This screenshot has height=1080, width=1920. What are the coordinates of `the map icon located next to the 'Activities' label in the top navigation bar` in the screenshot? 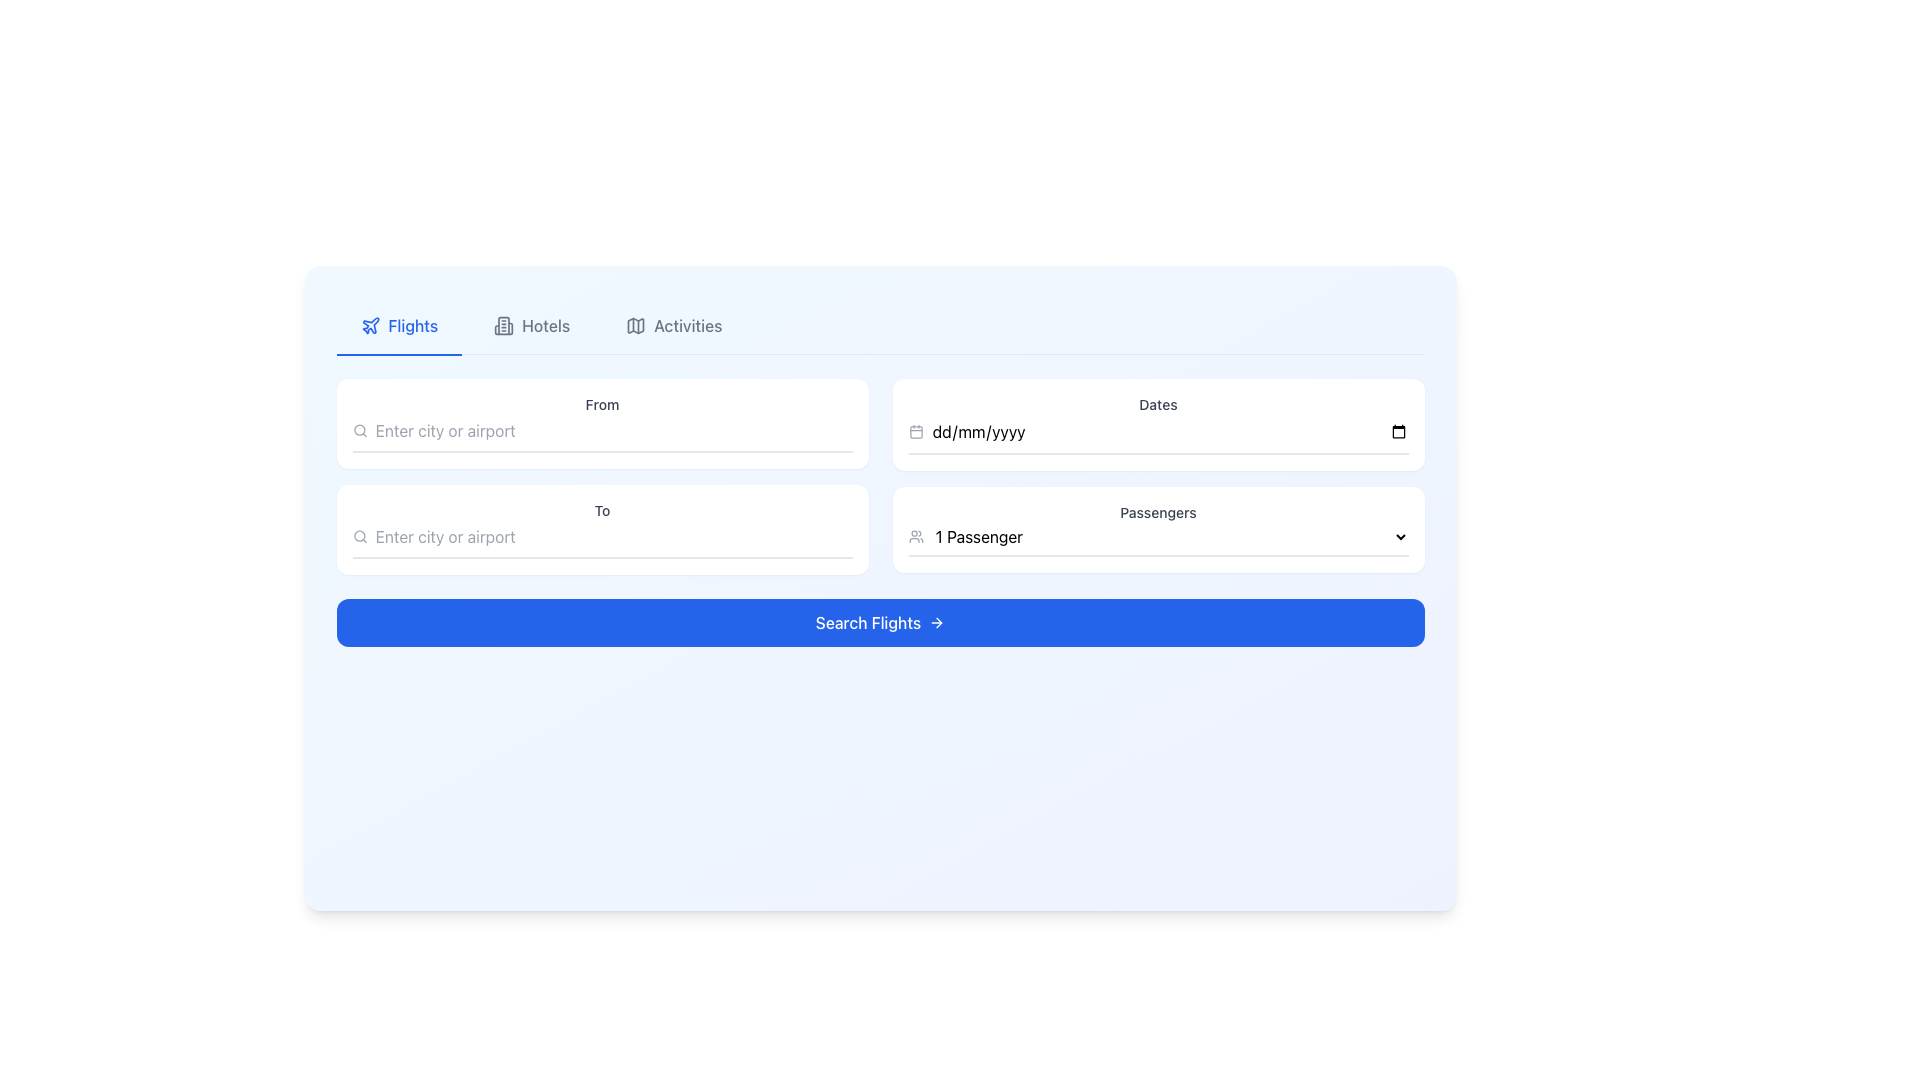 It's located at (635, 325).